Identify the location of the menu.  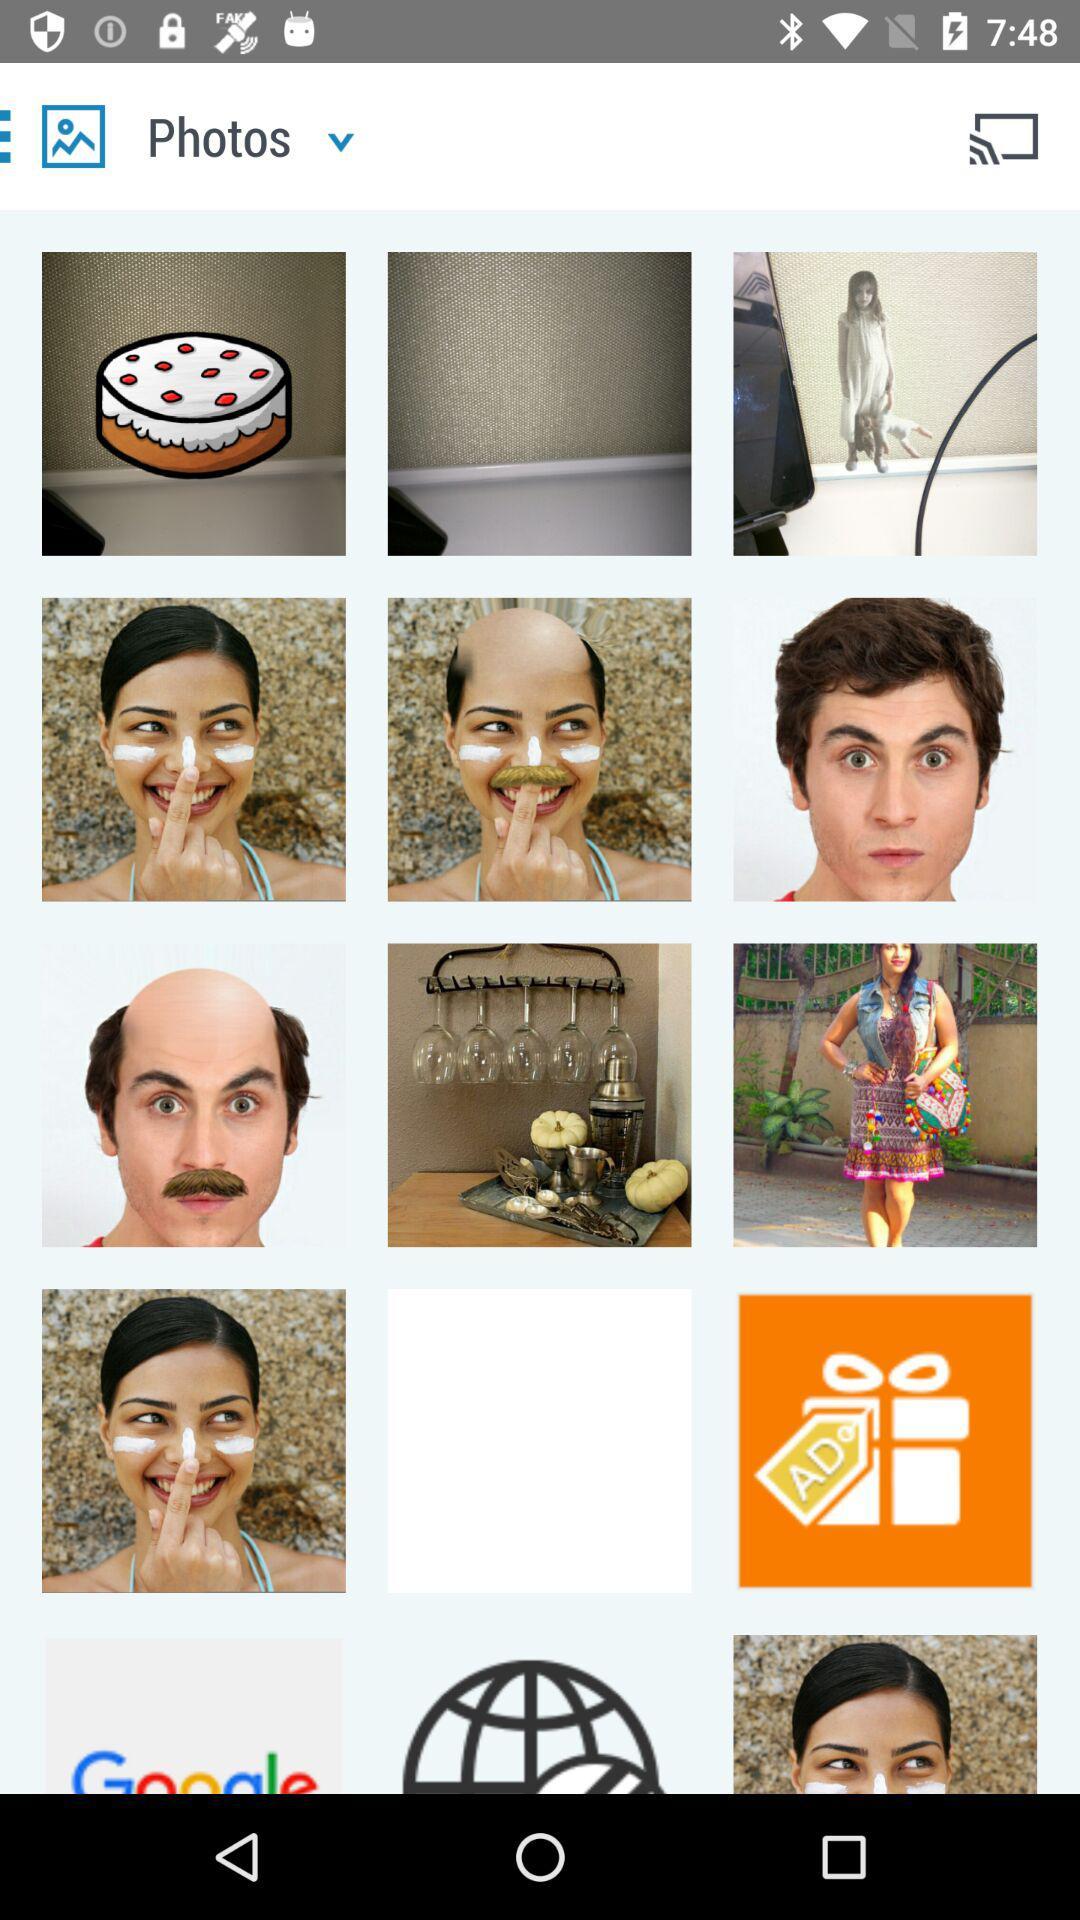
(72, 135).